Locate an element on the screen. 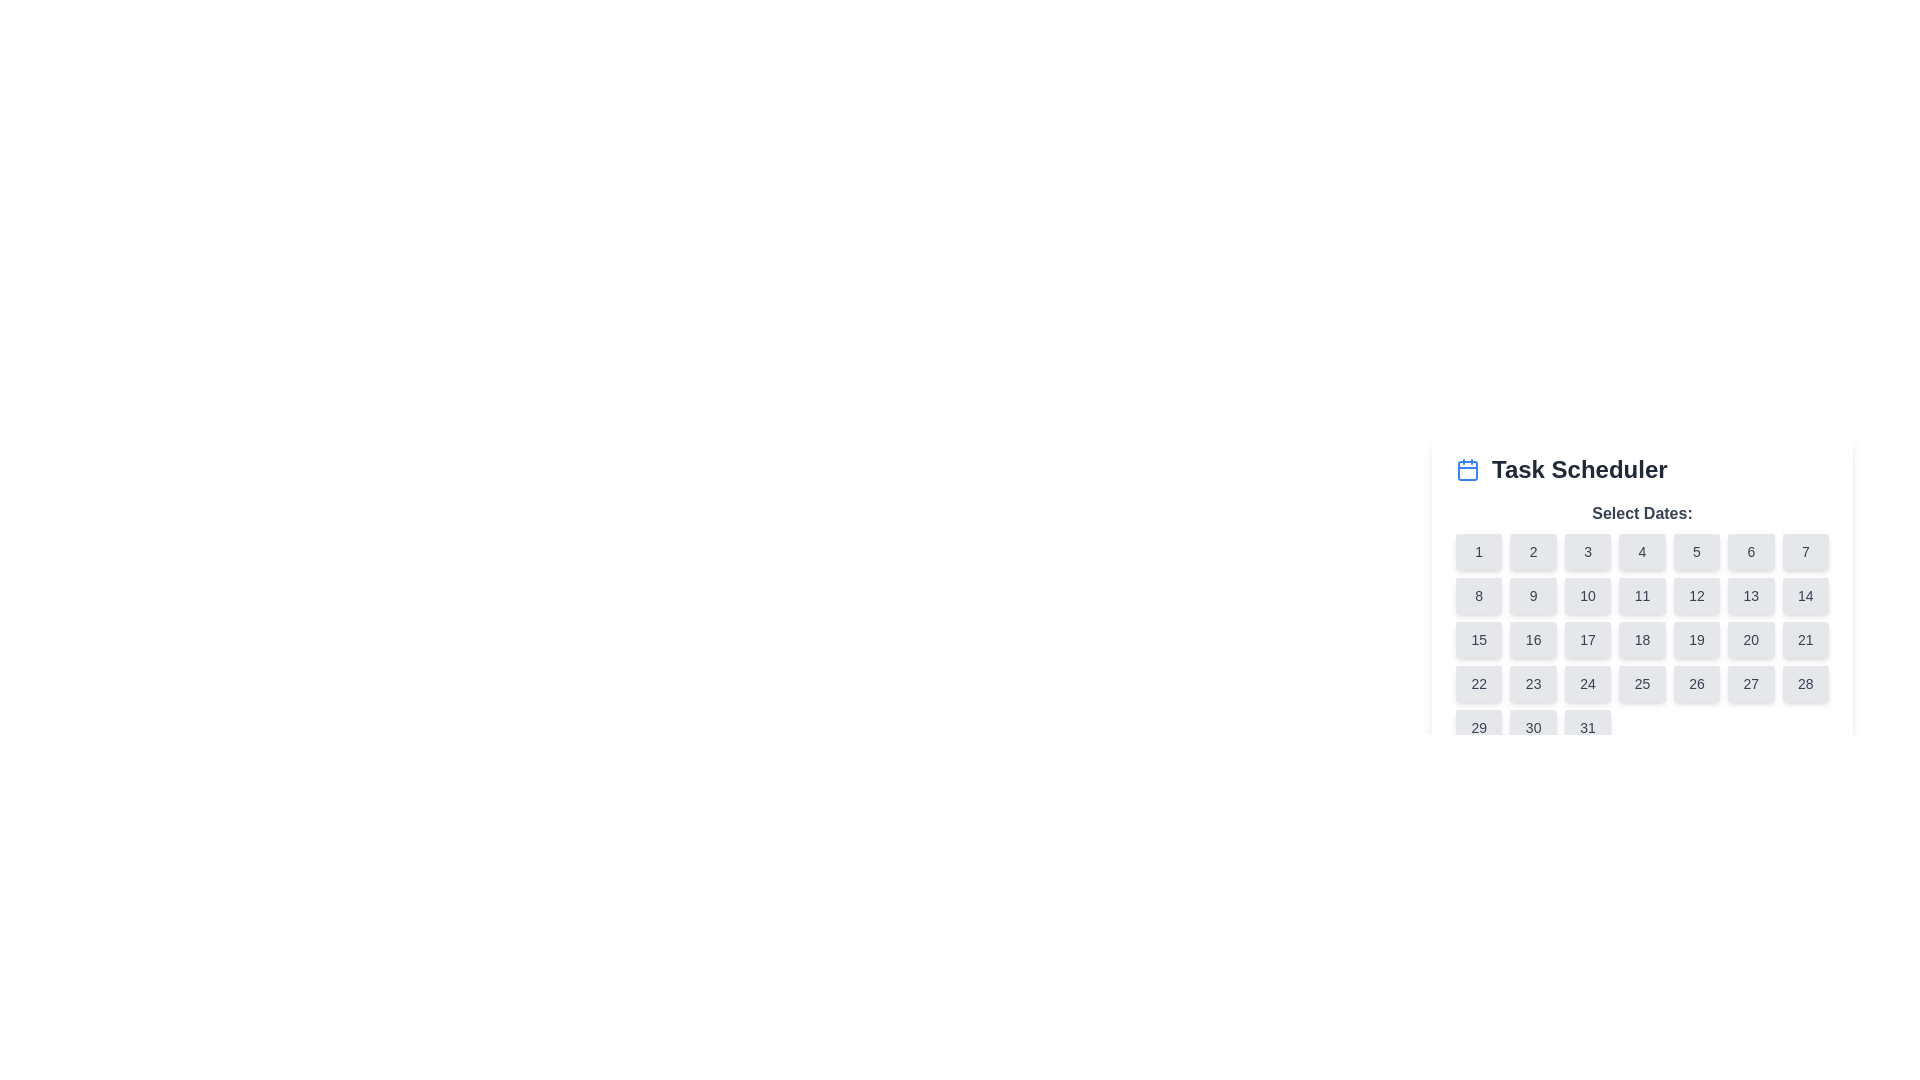  the rectangular button labeled '10' with a light gray background, located in the second row and third column of the grid is located at coordinates (1587, 595).